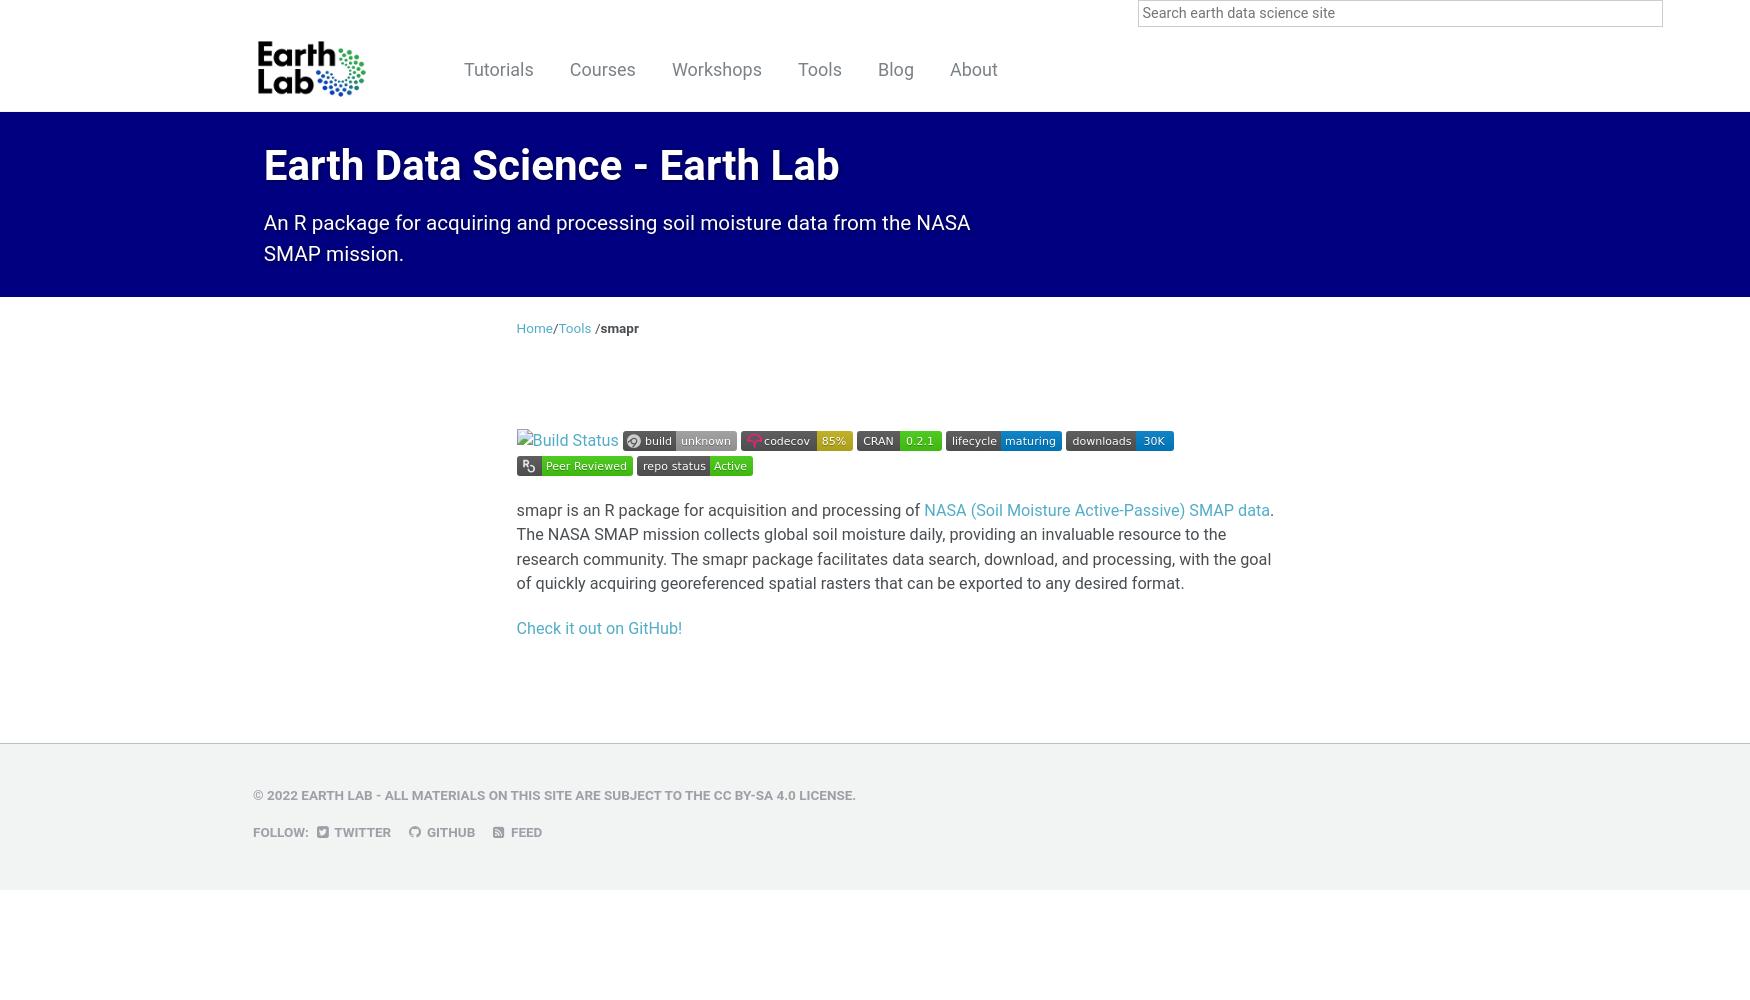 This screenshot has width=1750, height=1000. I want to click on '. The NASA SMAP mission collects global soil moisture daily, providing an invaluable resource to the research community. The smapr package facilitates data search, download, and processing, with the goal of quickly acquiring georeferenced spatial rasters that can be exported to any desired format.', so click(893, 546).